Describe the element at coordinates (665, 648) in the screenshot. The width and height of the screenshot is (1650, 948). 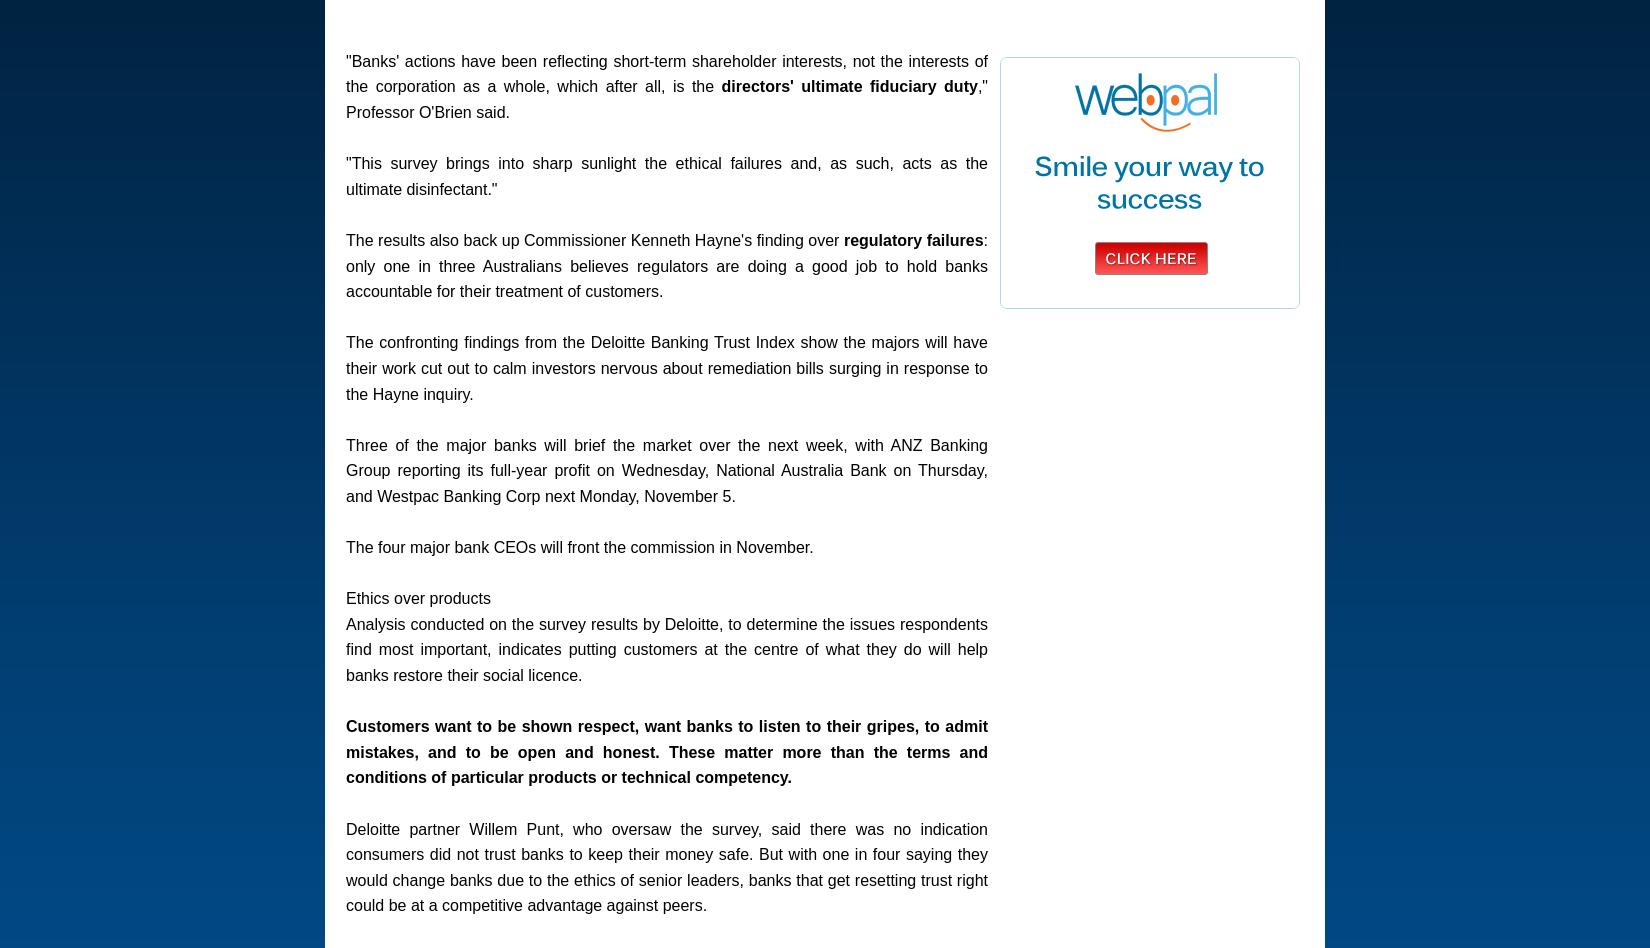
I see `'Analysis conducted on the survey results by Deloitte, to determine the issues respondents find most important, indicates putting customers at the centre of what they do will help banks restore their social licence.'` at that location.